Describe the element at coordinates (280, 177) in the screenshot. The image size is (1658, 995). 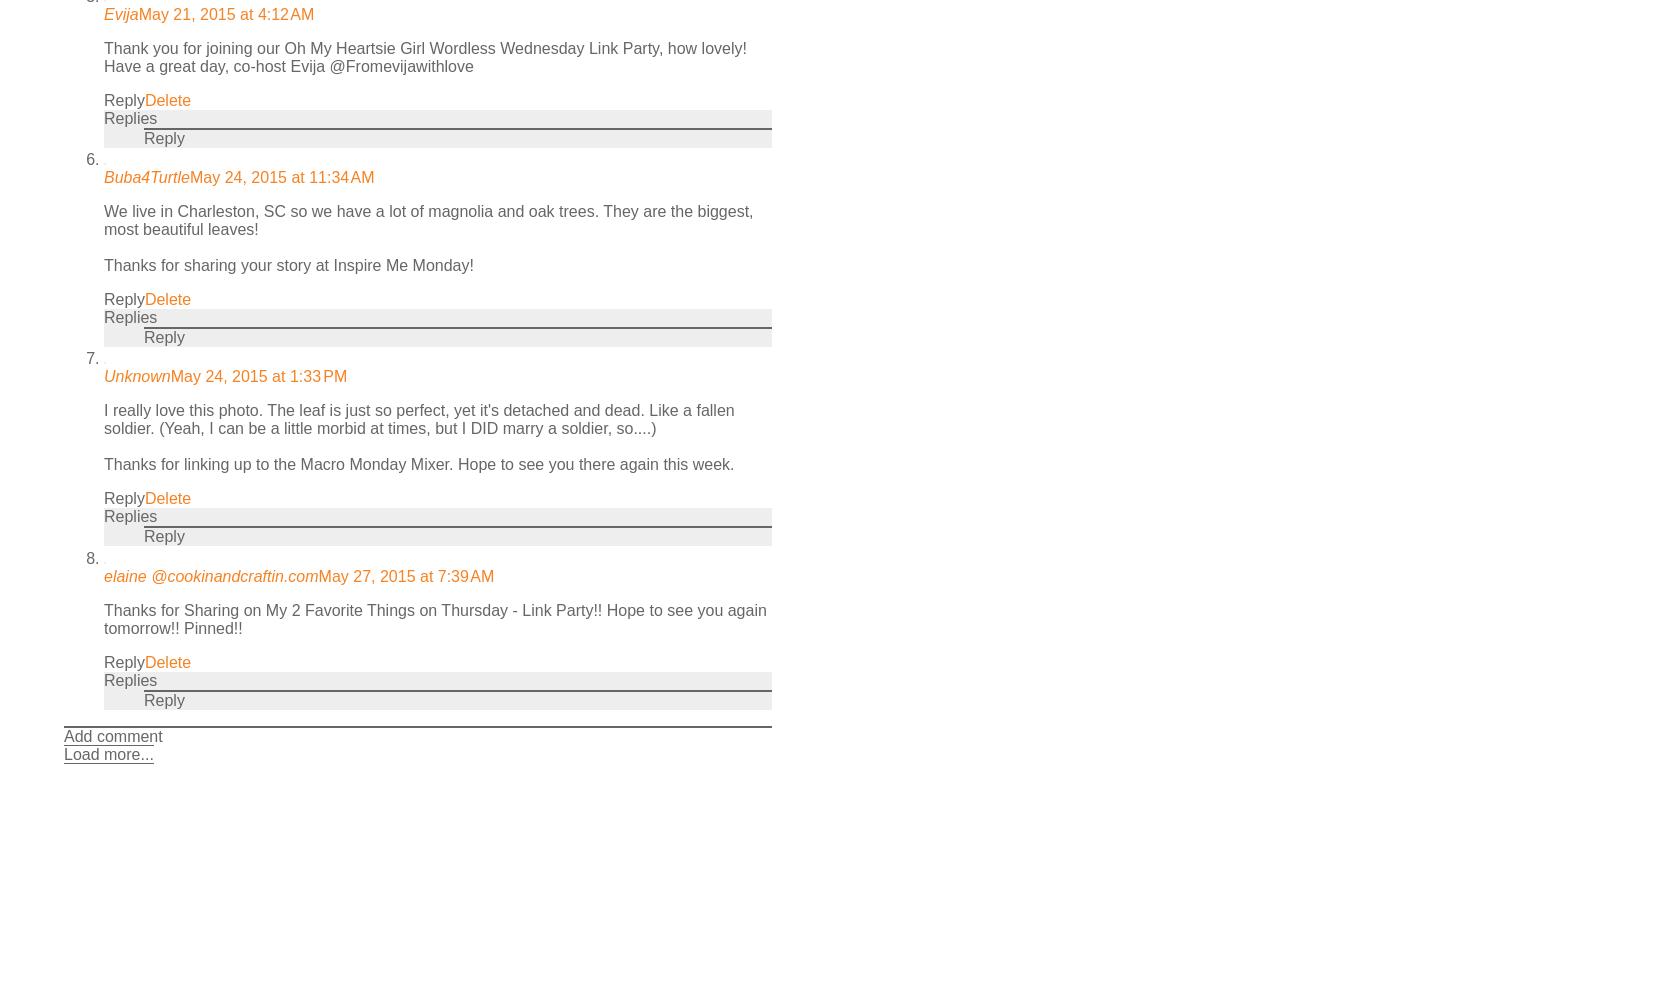
I see `'May 24, 2015 at 11:34 AM'` at that location.